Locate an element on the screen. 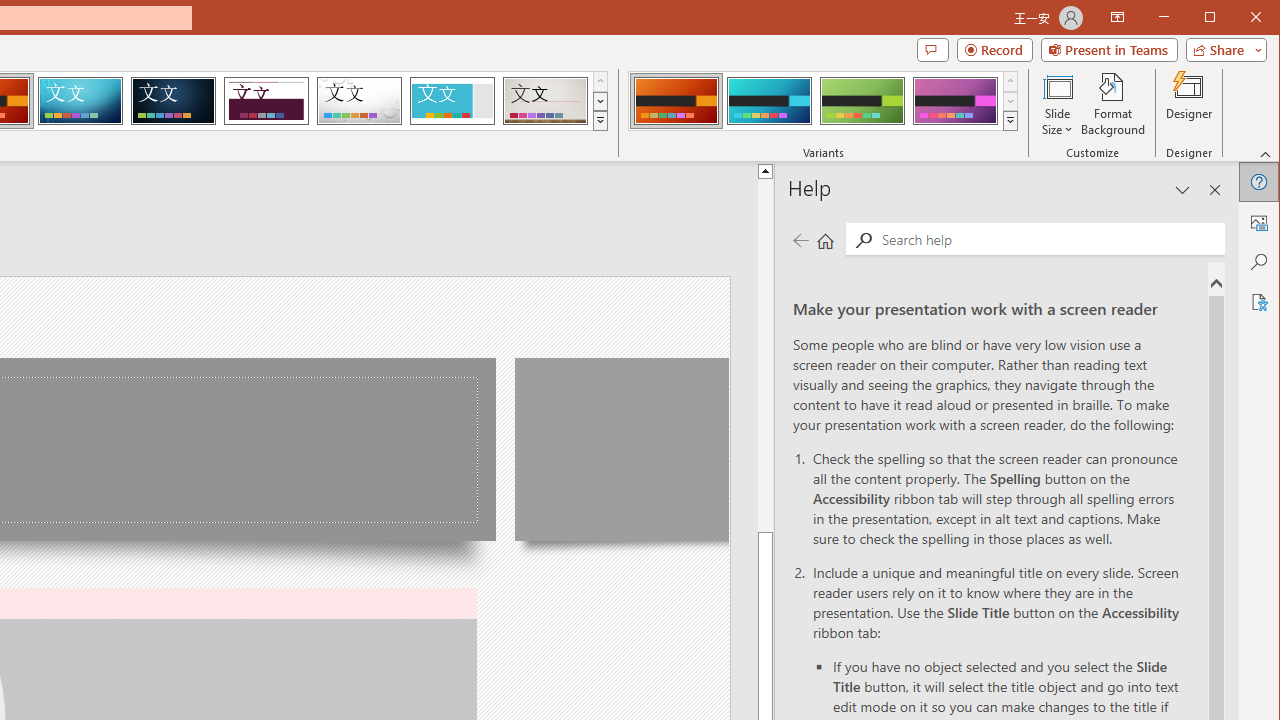 The height and width of the screenshot is (720, 1280). 'Slide Size' is located at coordinates (1056, 104).